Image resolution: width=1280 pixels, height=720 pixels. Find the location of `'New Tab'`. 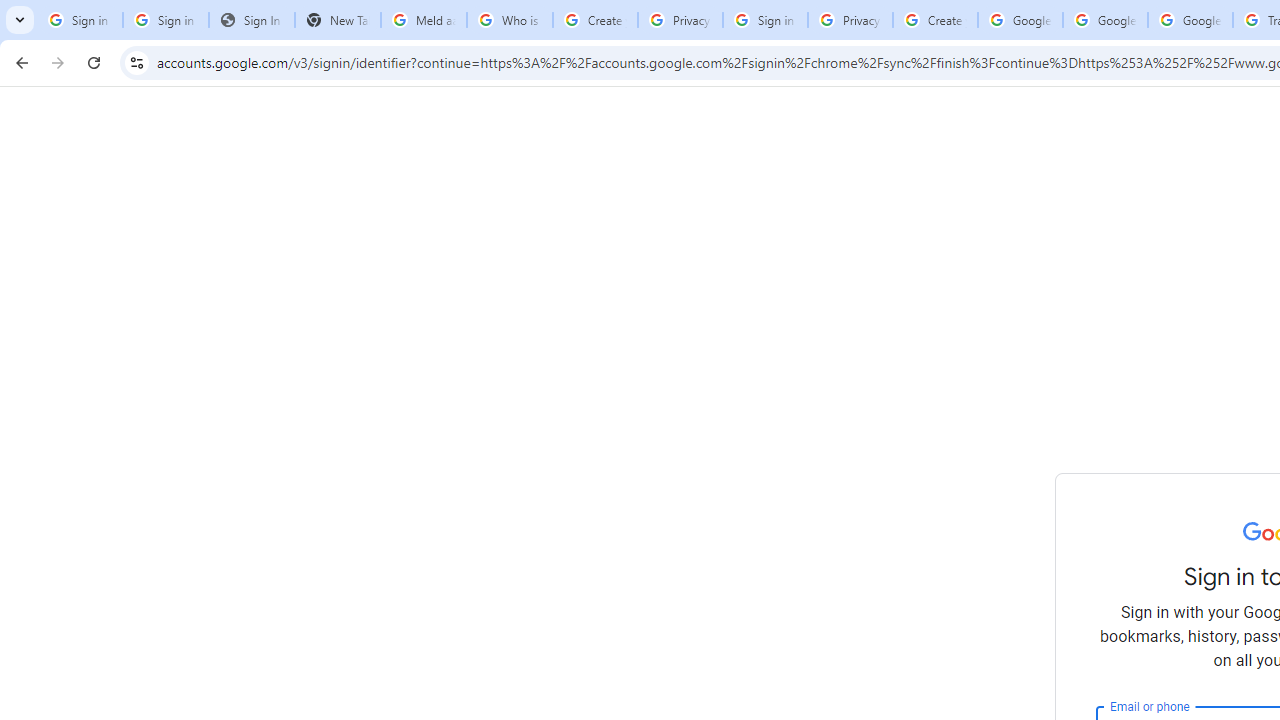

'New Tab' is located at coordinates (337, 20).